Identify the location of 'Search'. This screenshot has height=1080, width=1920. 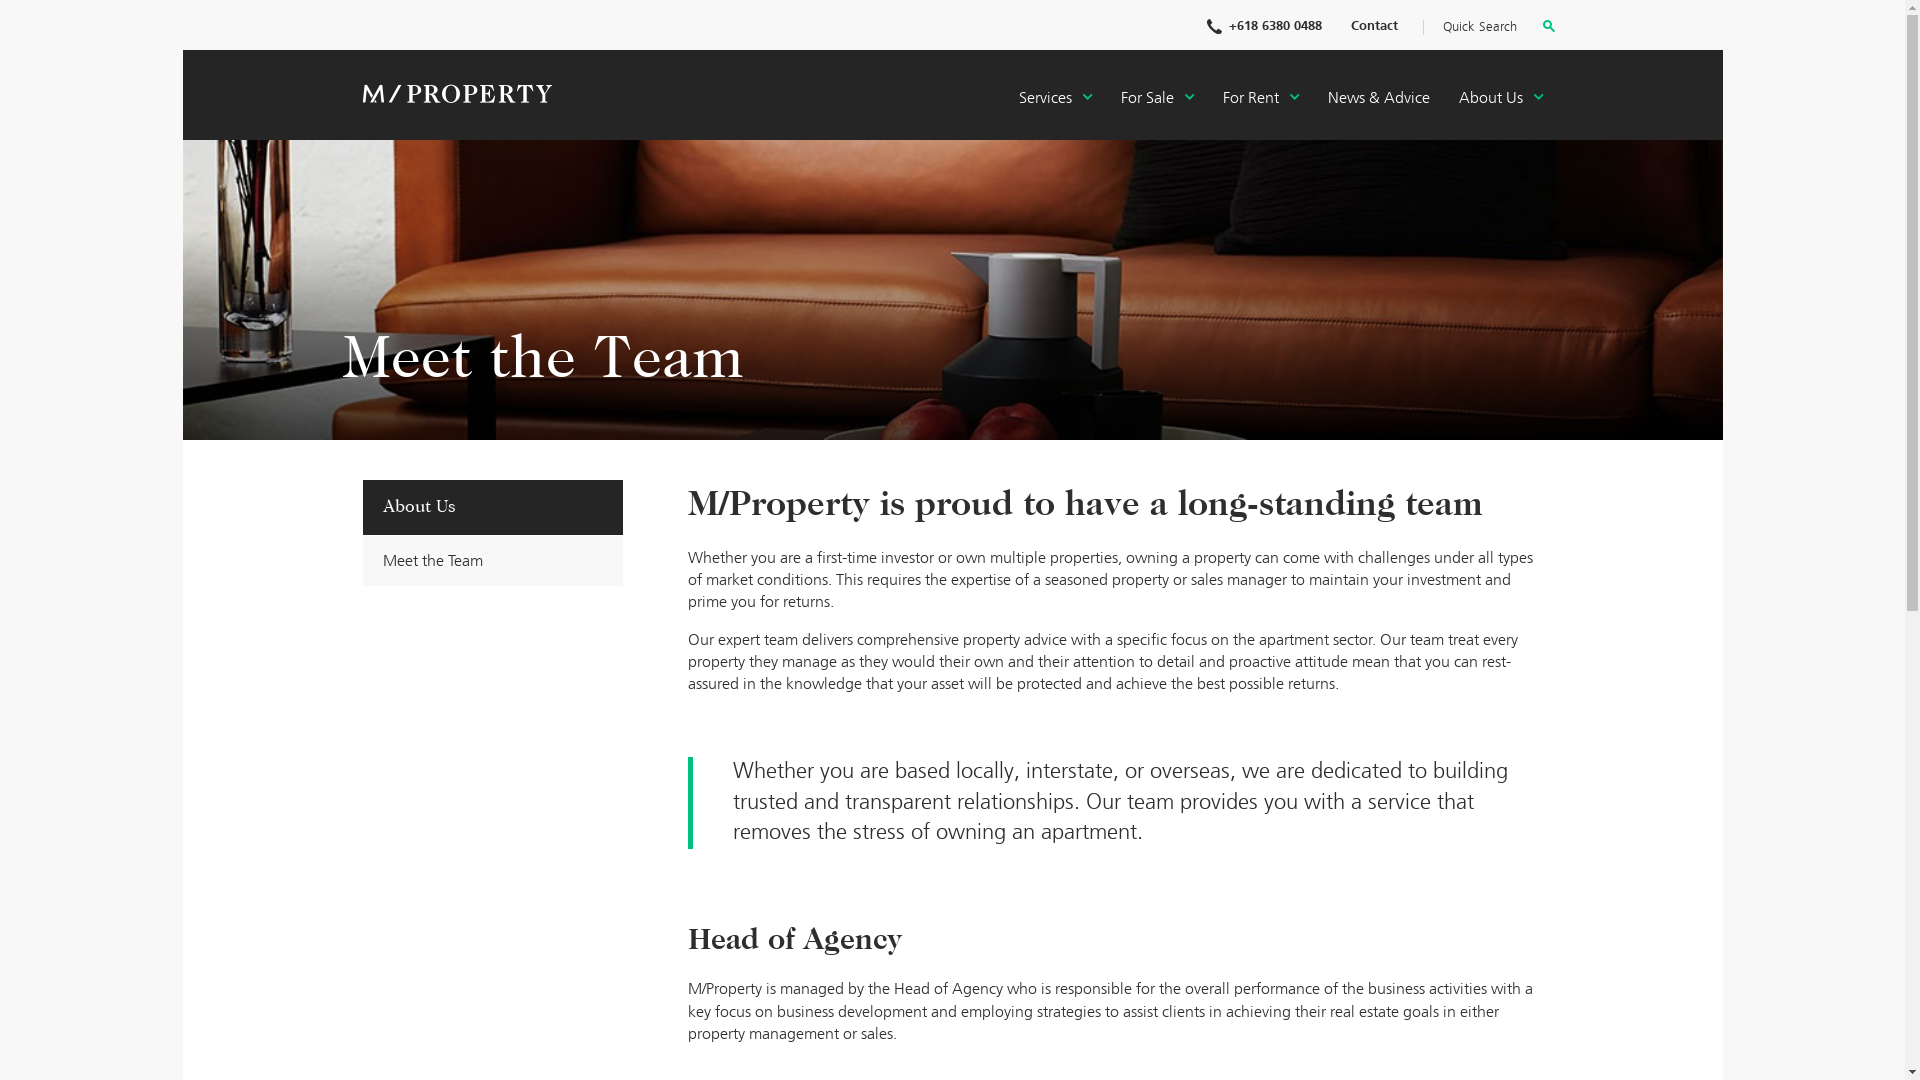
(1546, 29).